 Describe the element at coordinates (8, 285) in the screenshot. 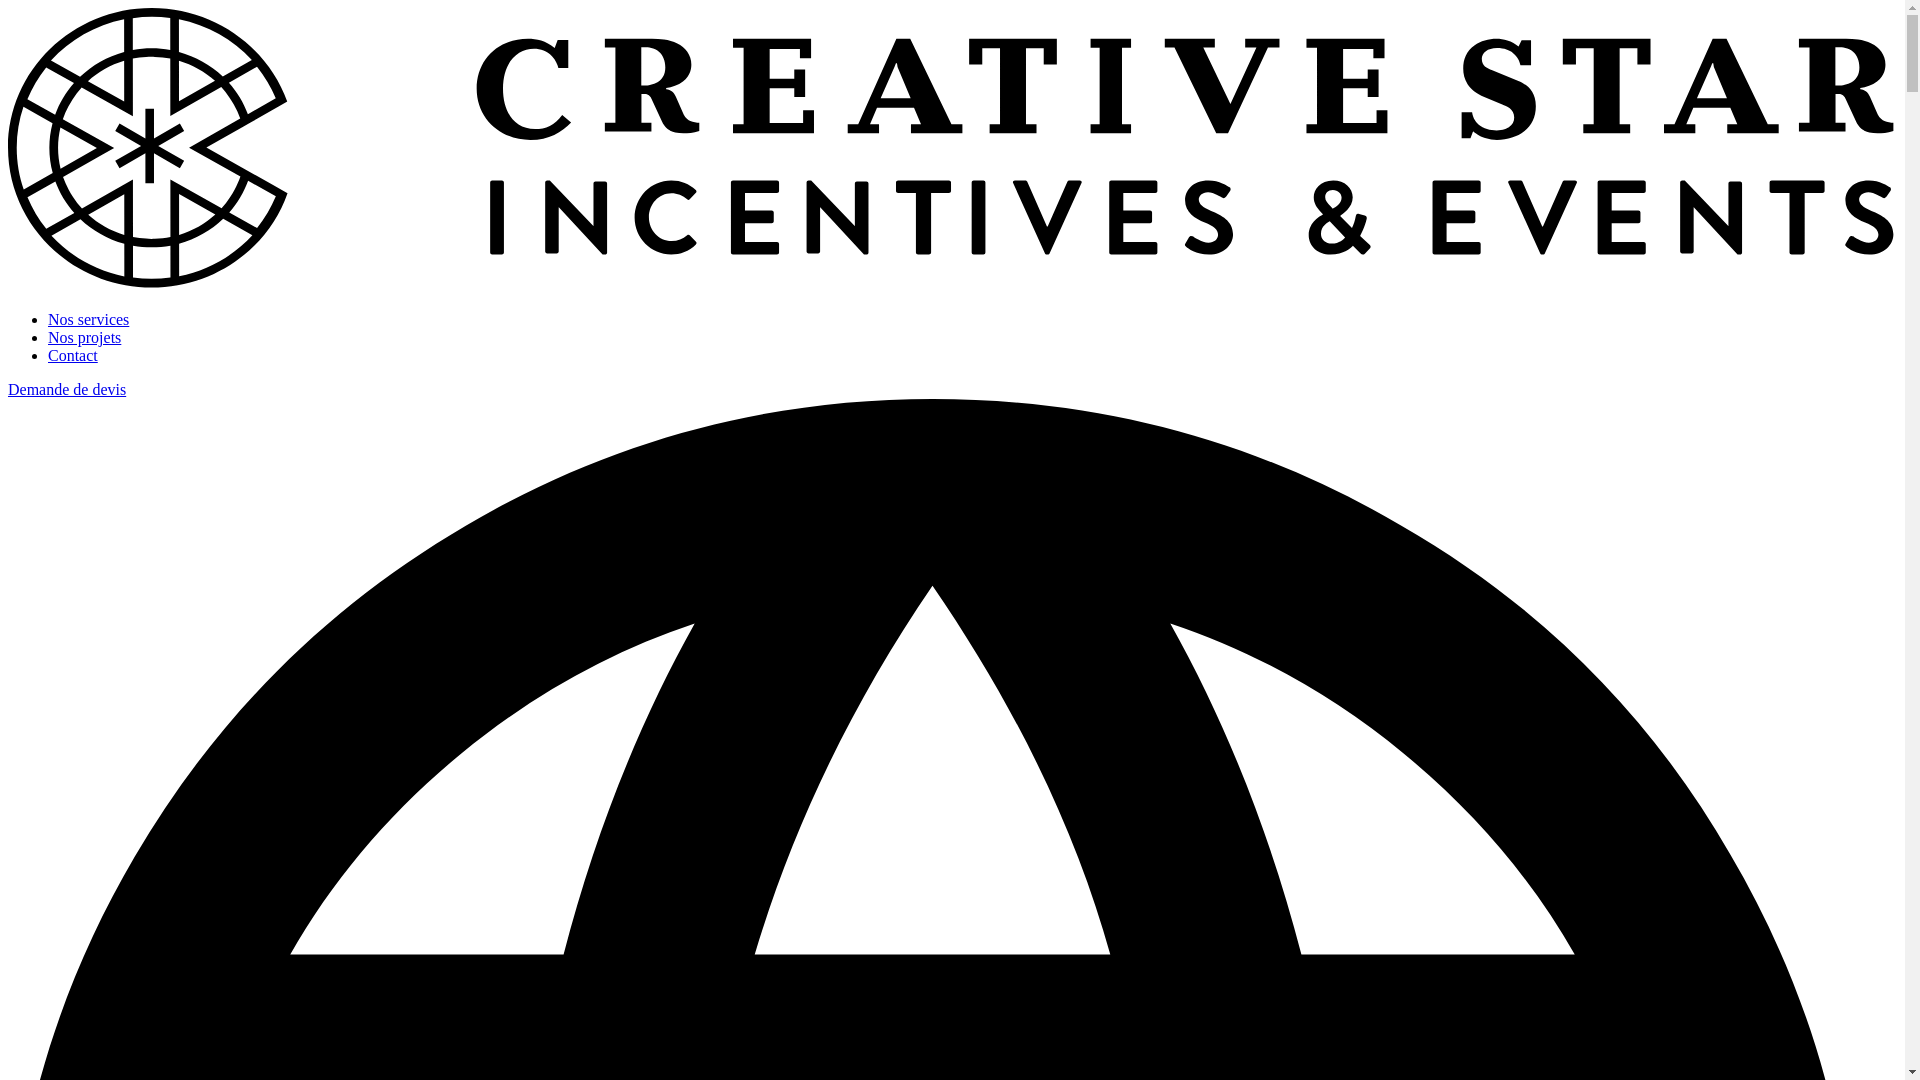

I see `'Creative star - Incentives & Events'` at that location.